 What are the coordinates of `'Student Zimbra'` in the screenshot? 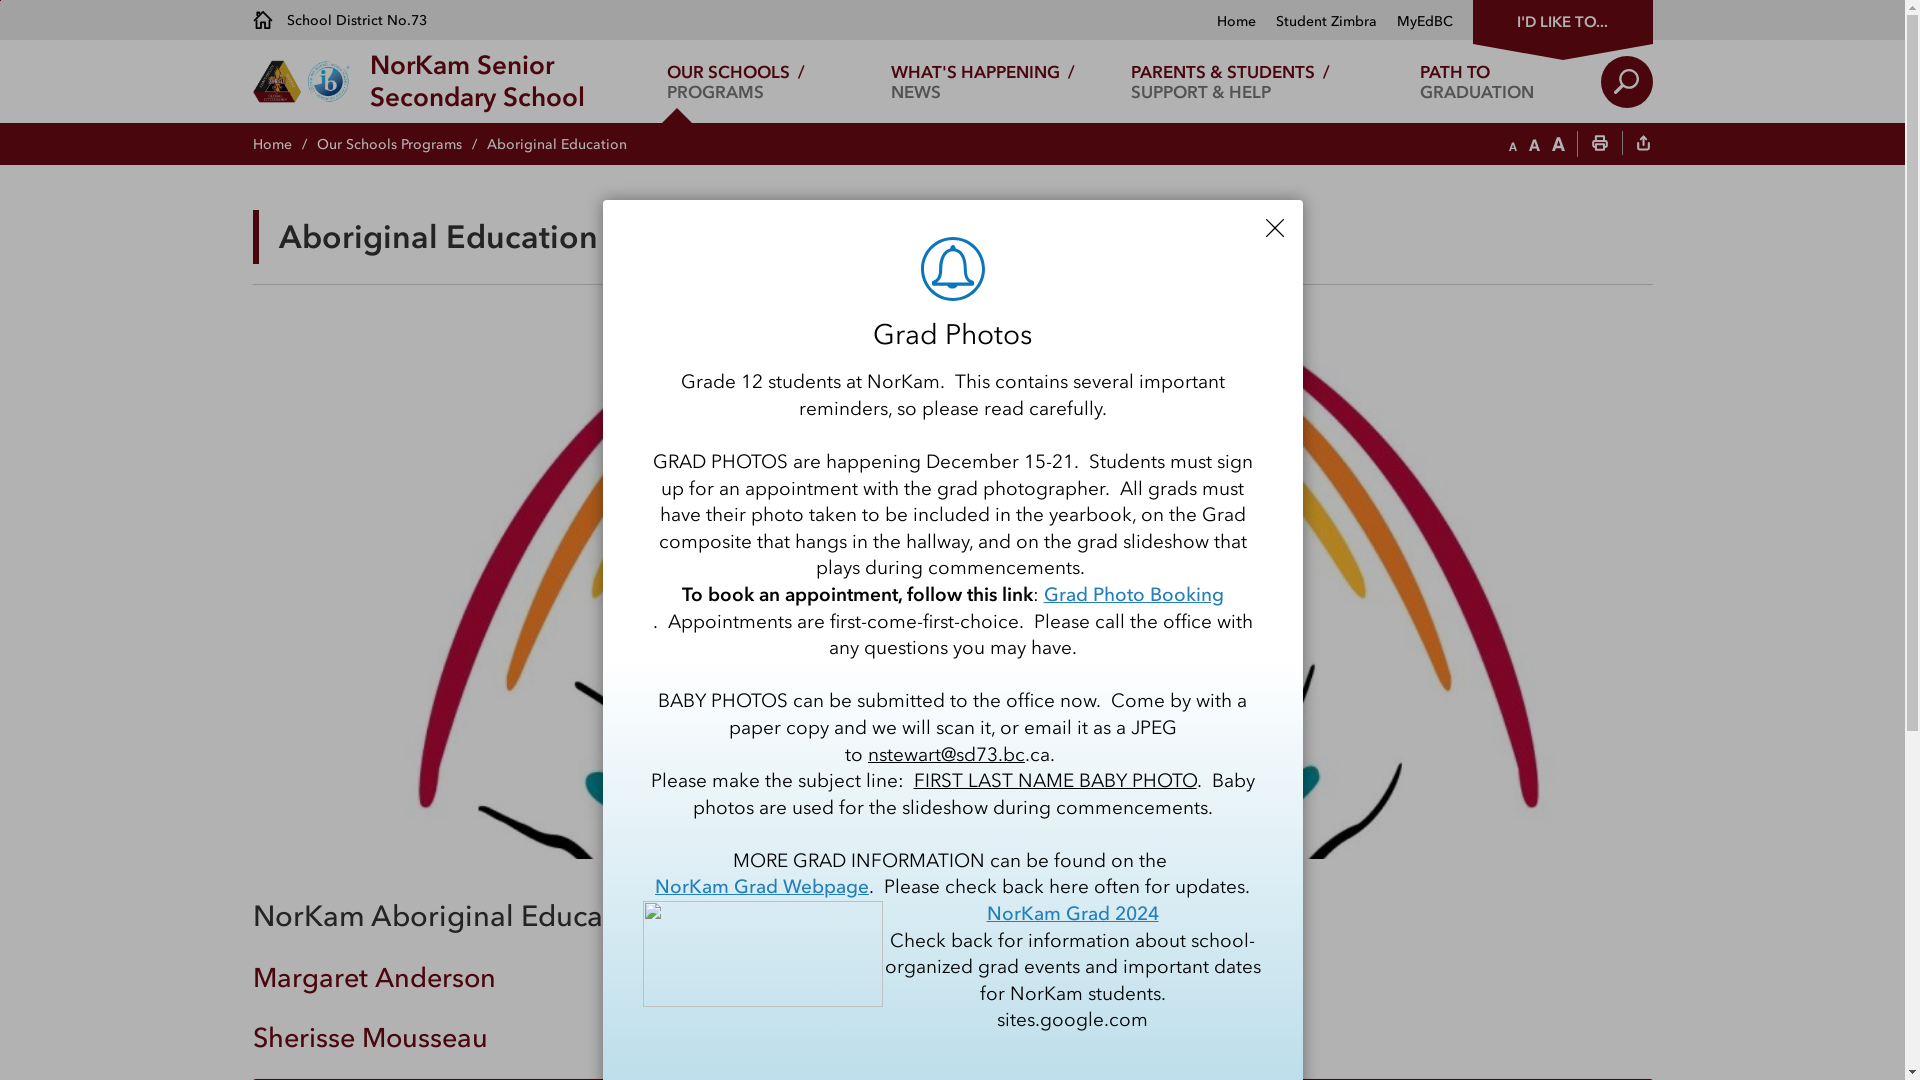 It's located at (1316, 21).